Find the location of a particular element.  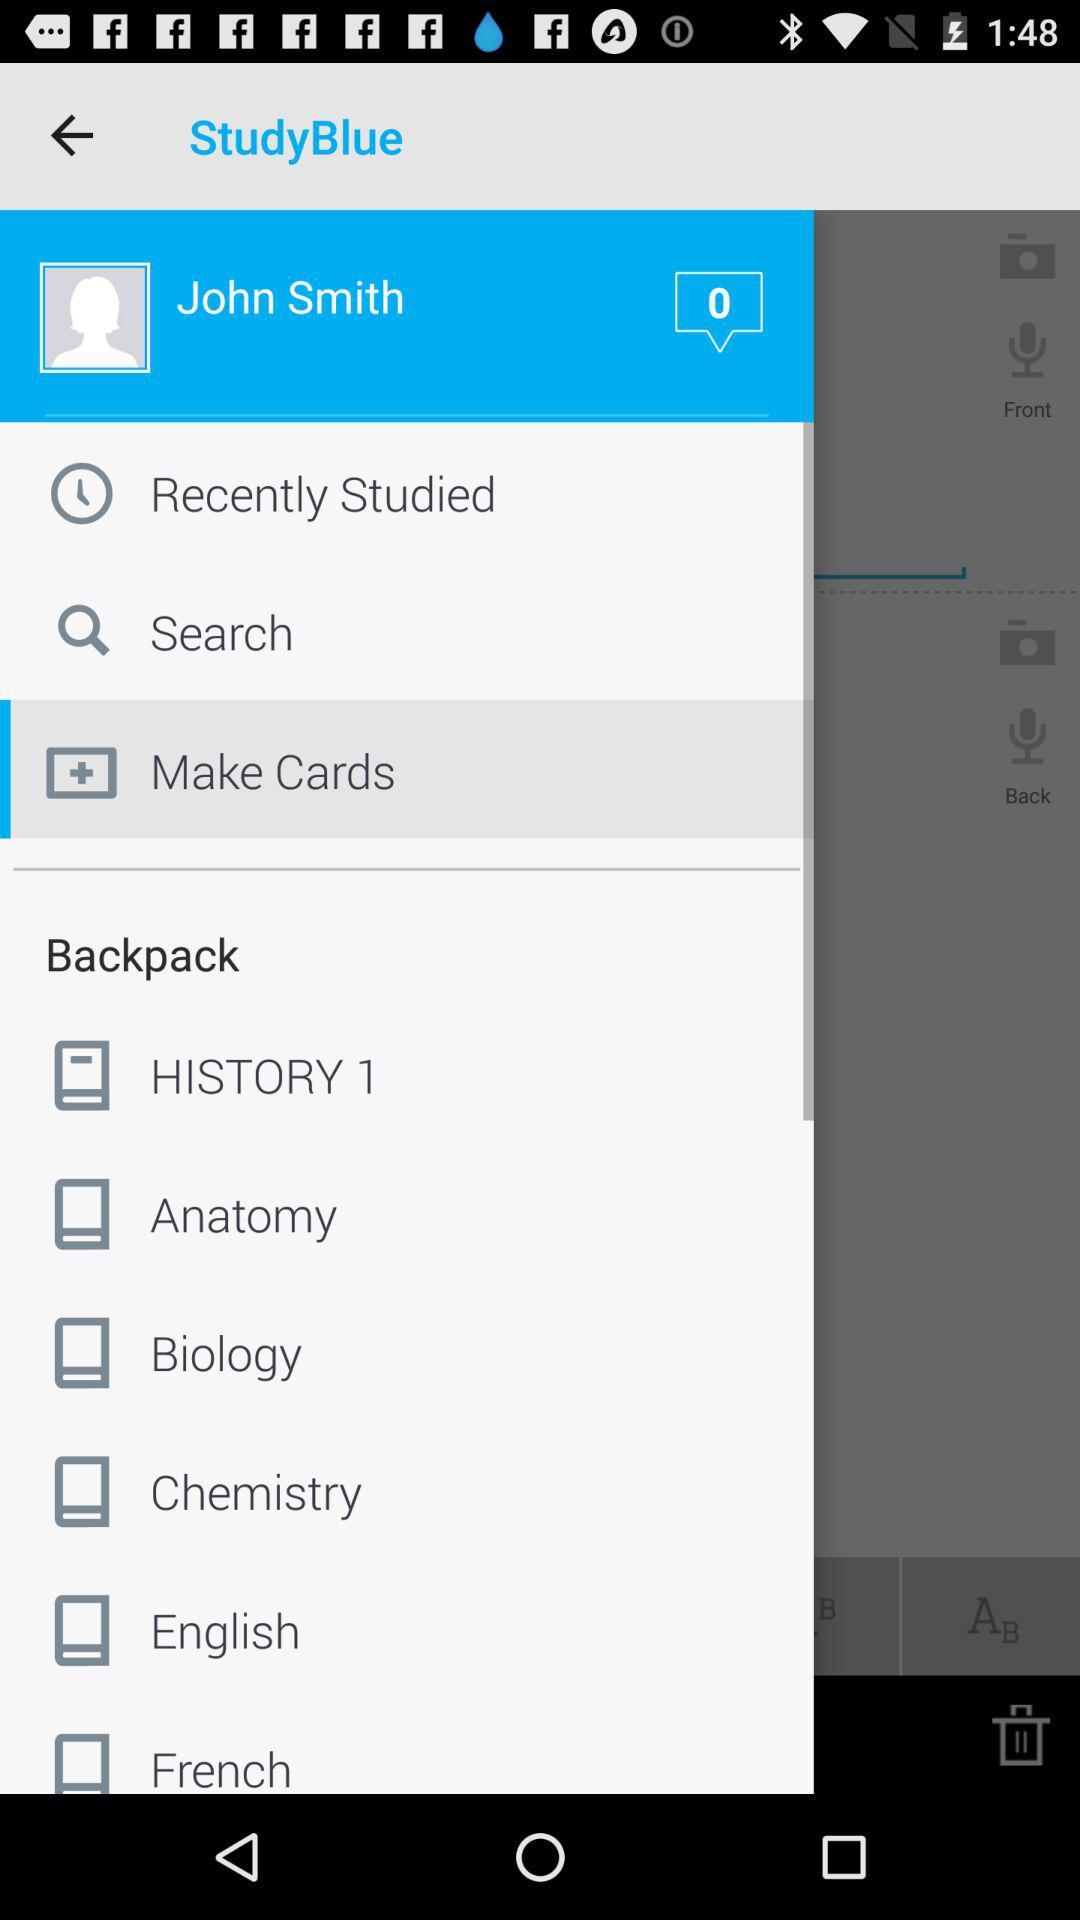

the photo icon is located at coordinates (1027, 273).